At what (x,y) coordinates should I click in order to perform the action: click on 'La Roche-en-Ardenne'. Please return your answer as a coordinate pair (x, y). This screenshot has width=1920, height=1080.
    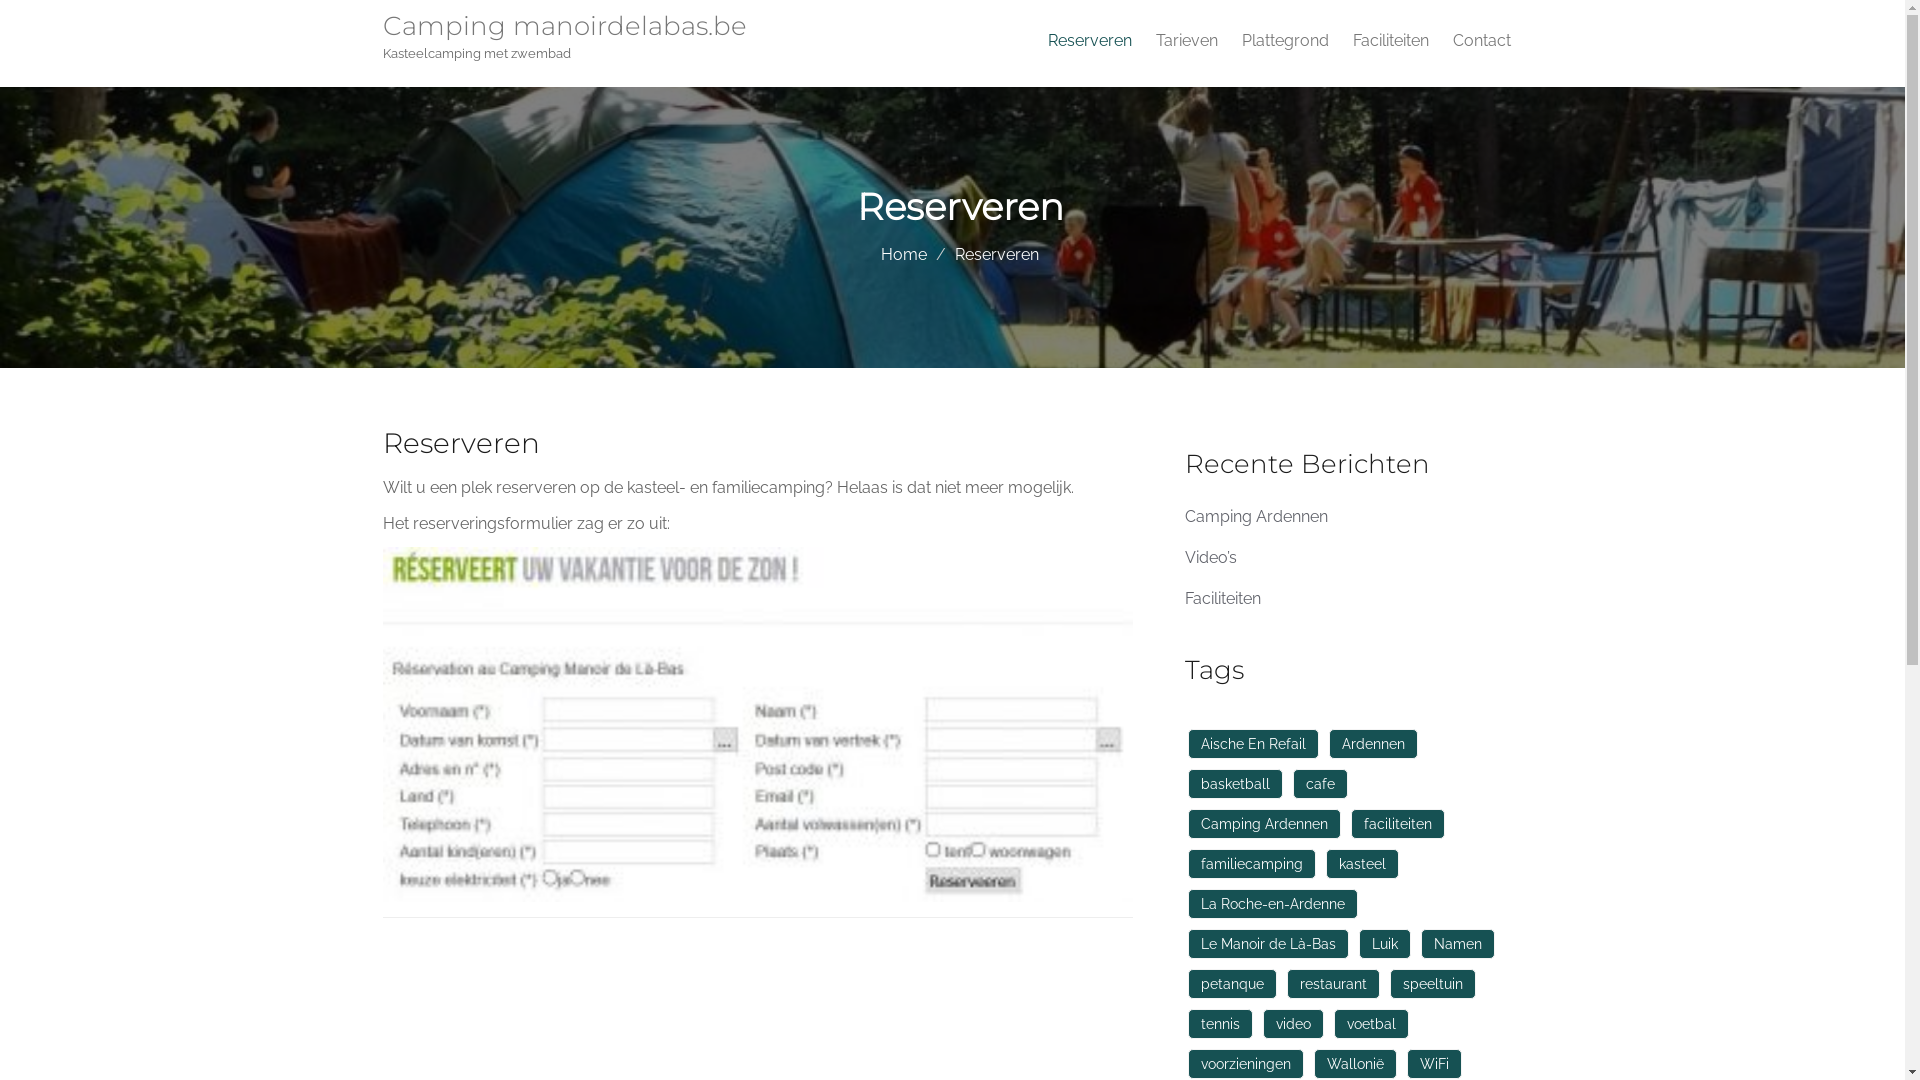
    Looking at the image, I should click on (1271, 903).